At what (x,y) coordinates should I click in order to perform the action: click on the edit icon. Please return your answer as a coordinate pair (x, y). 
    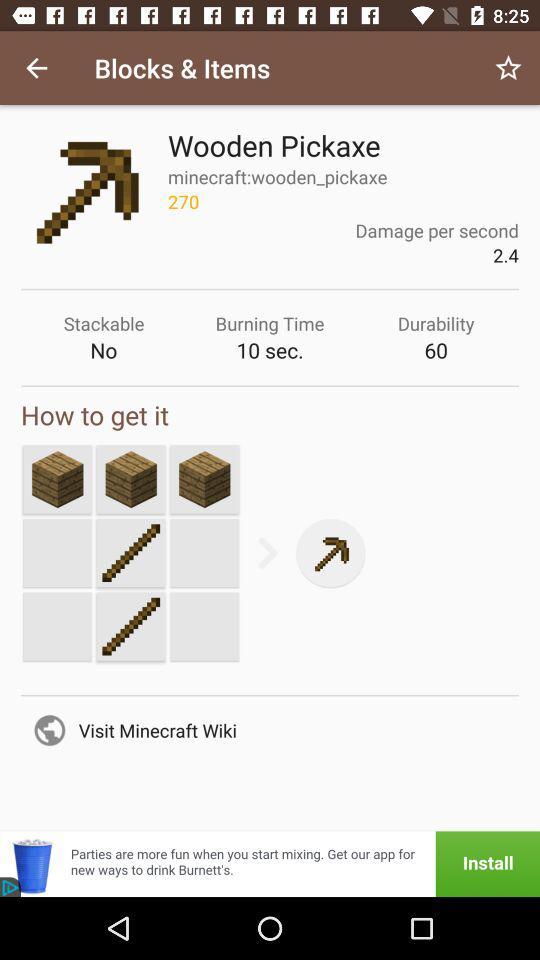
    Looking at the image, I should click on (131, 625).